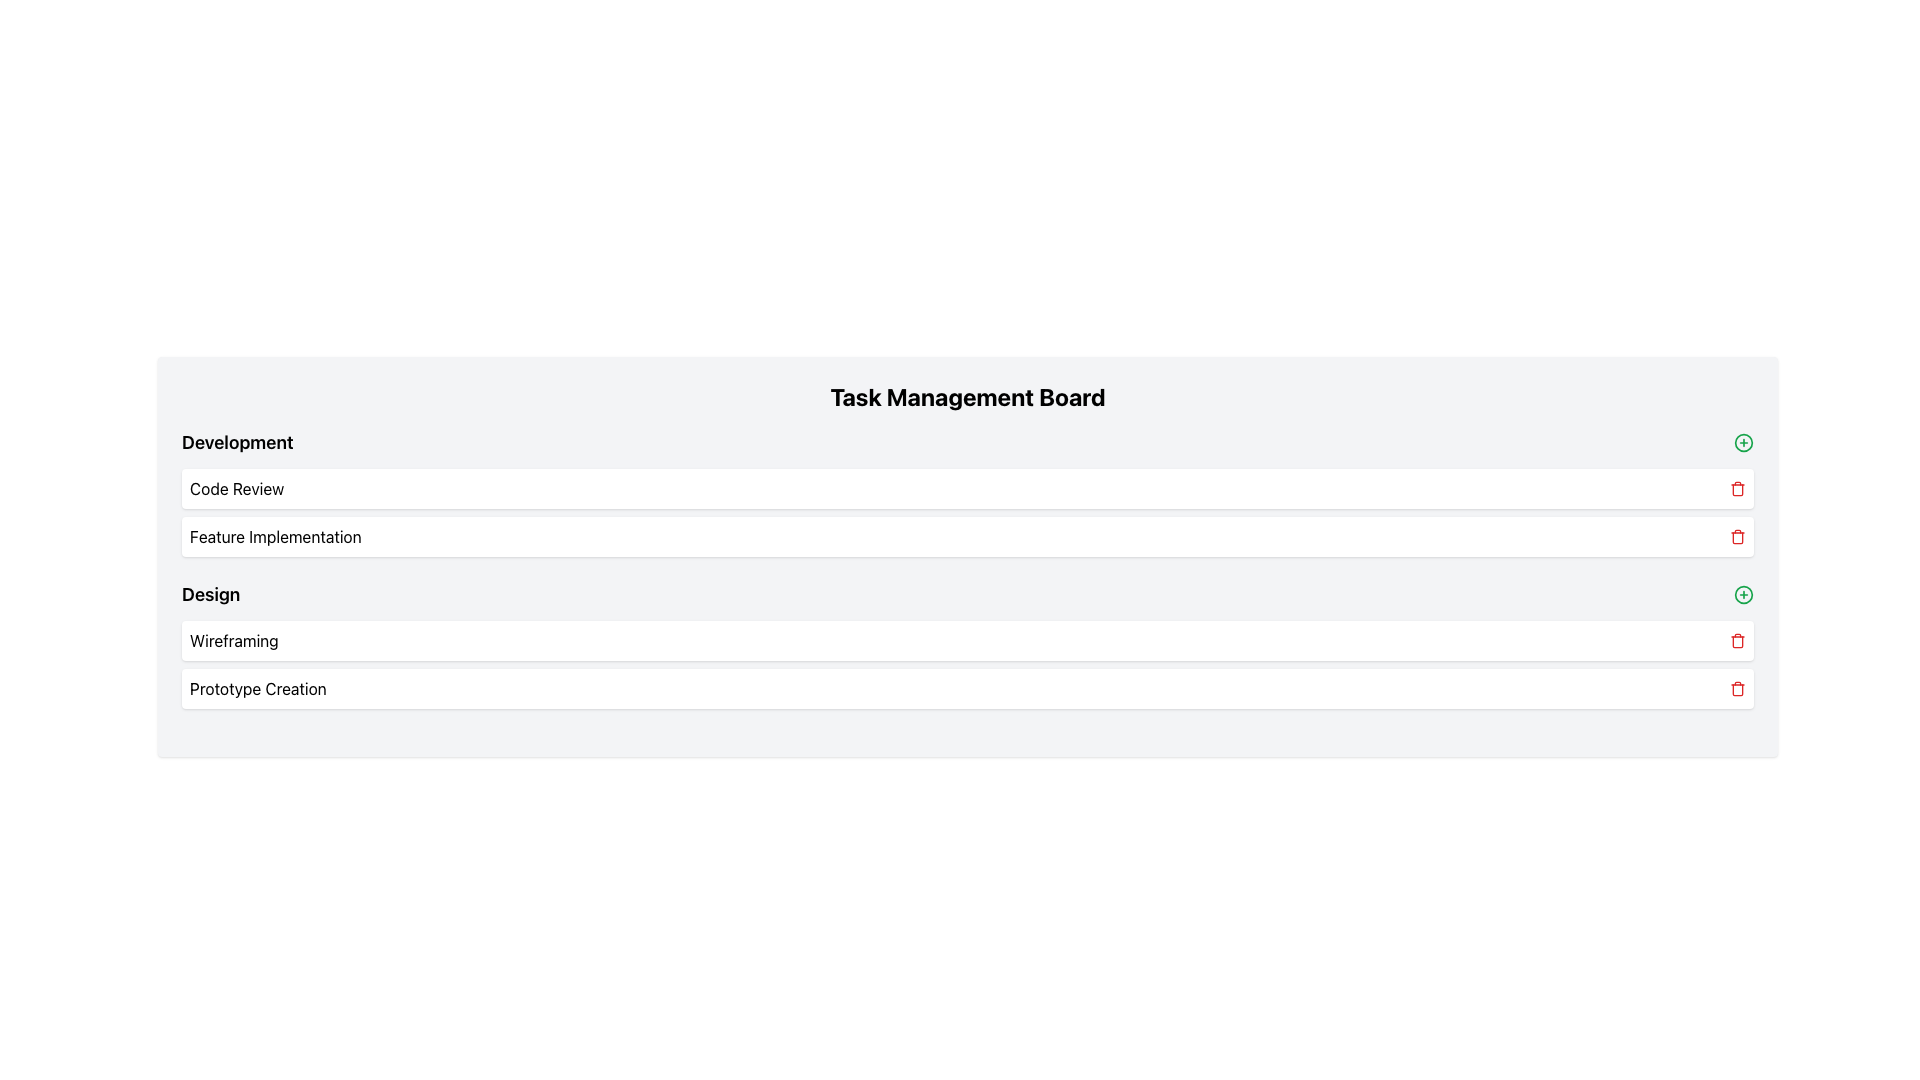 This screenshot has height=1080, width=1920. I want to click on the delete icon located in the rightmost section of the 'Feature Implementation' row in the 'Development' section of the task management board, so click(1736, 536).